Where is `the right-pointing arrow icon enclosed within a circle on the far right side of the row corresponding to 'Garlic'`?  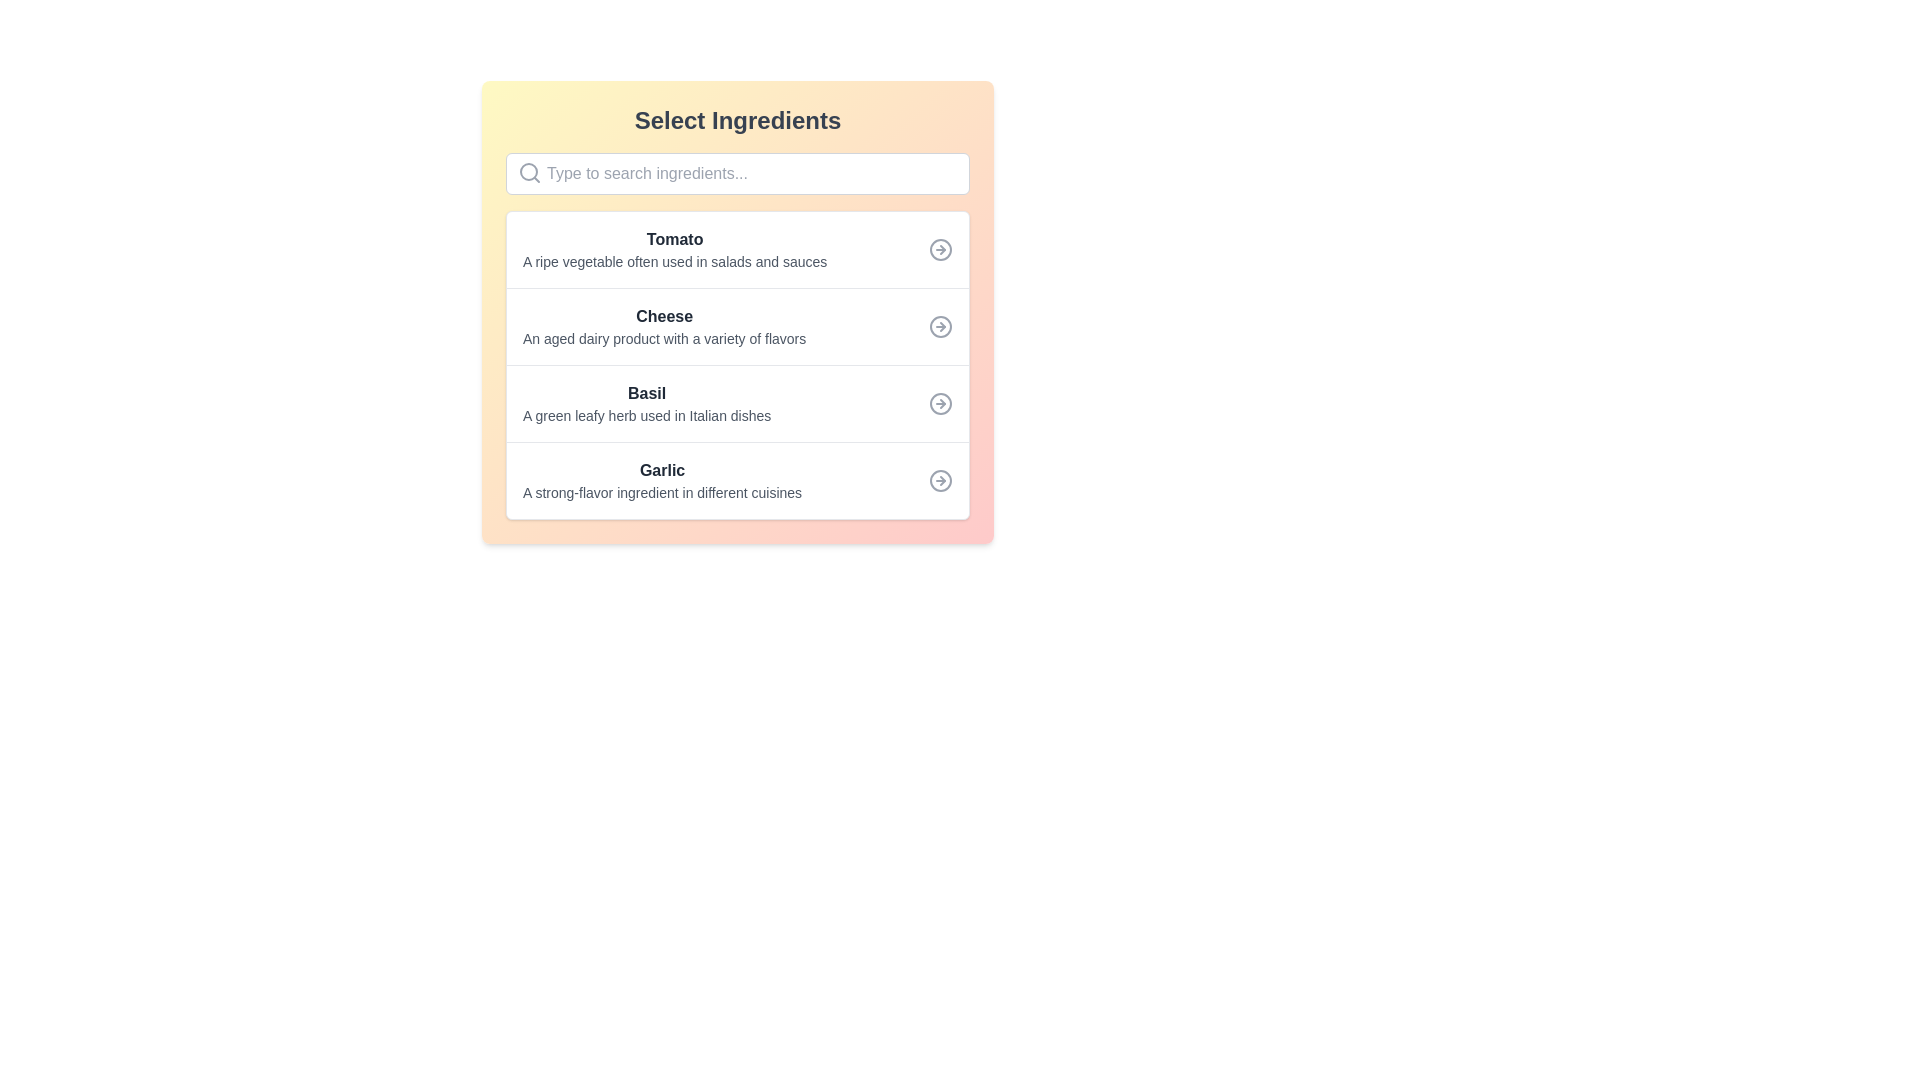
the right-pointing arrow icon enclosed within a circle on the far right side of the row corresponding to 'Garlic' is located at coordinates (939, 481).